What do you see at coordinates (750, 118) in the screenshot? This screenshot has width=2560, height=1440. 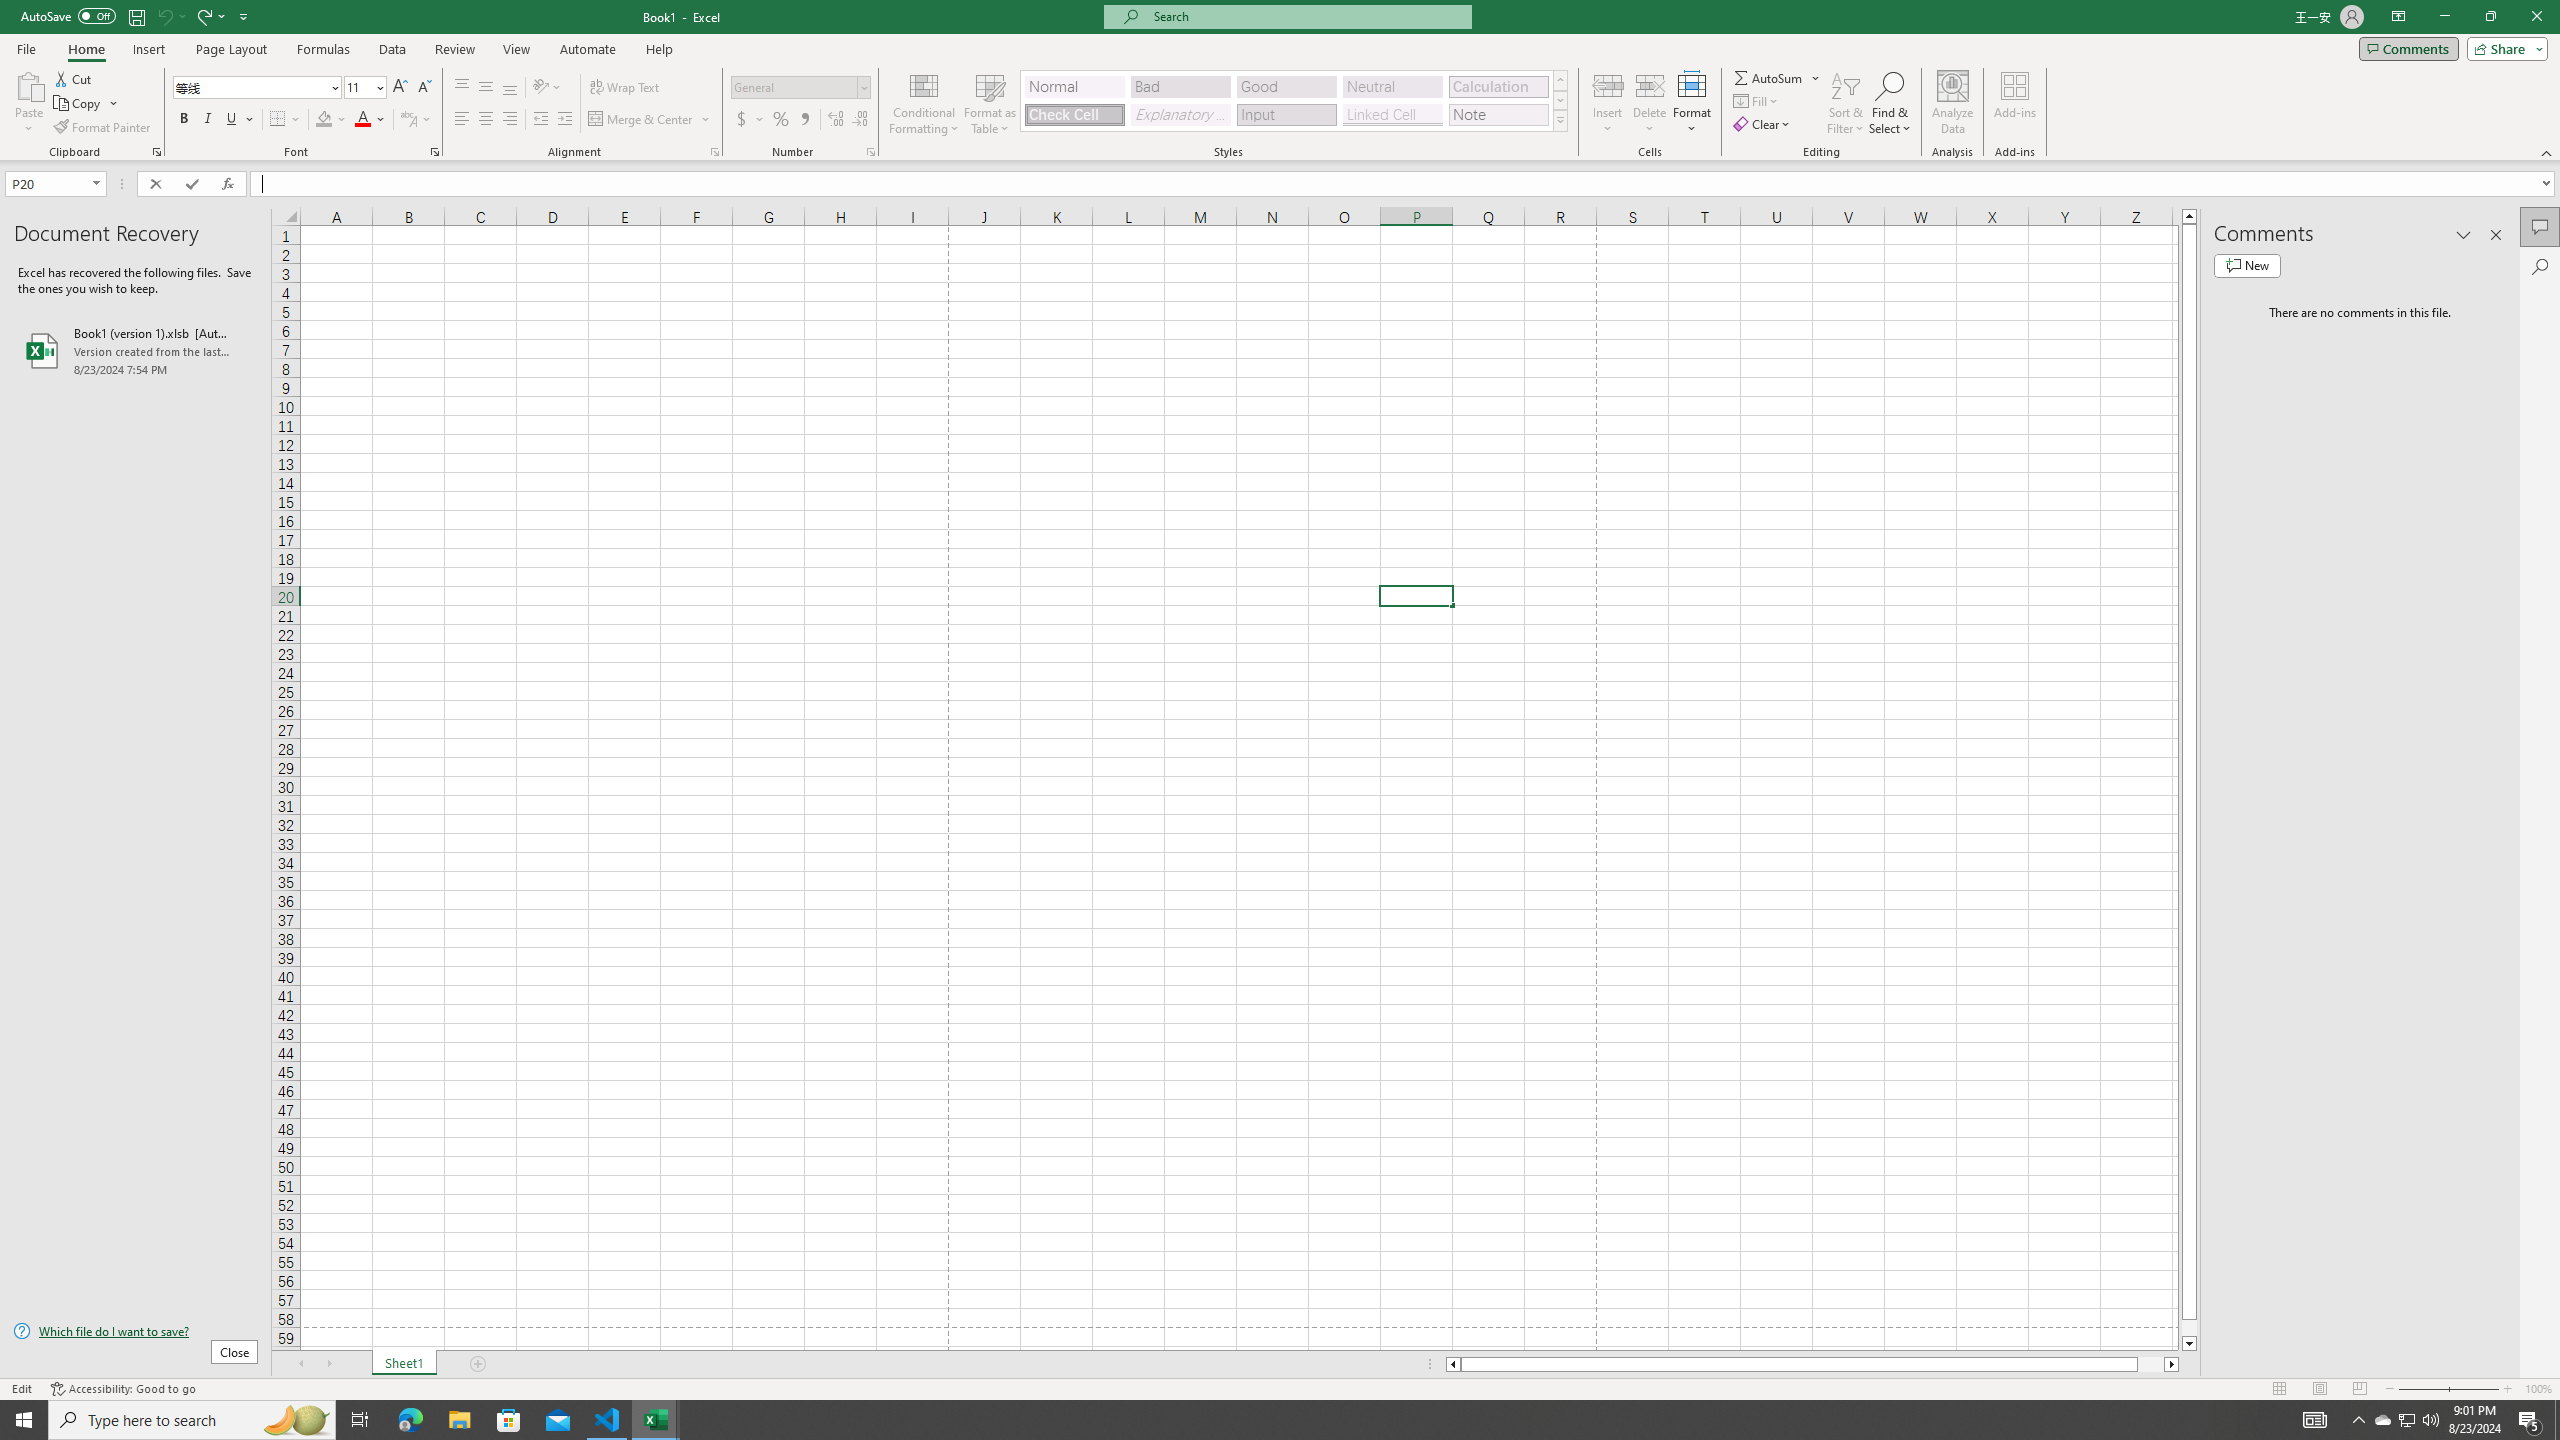 I see `'Accounting Number Format'` at bounding box center [750, 118].